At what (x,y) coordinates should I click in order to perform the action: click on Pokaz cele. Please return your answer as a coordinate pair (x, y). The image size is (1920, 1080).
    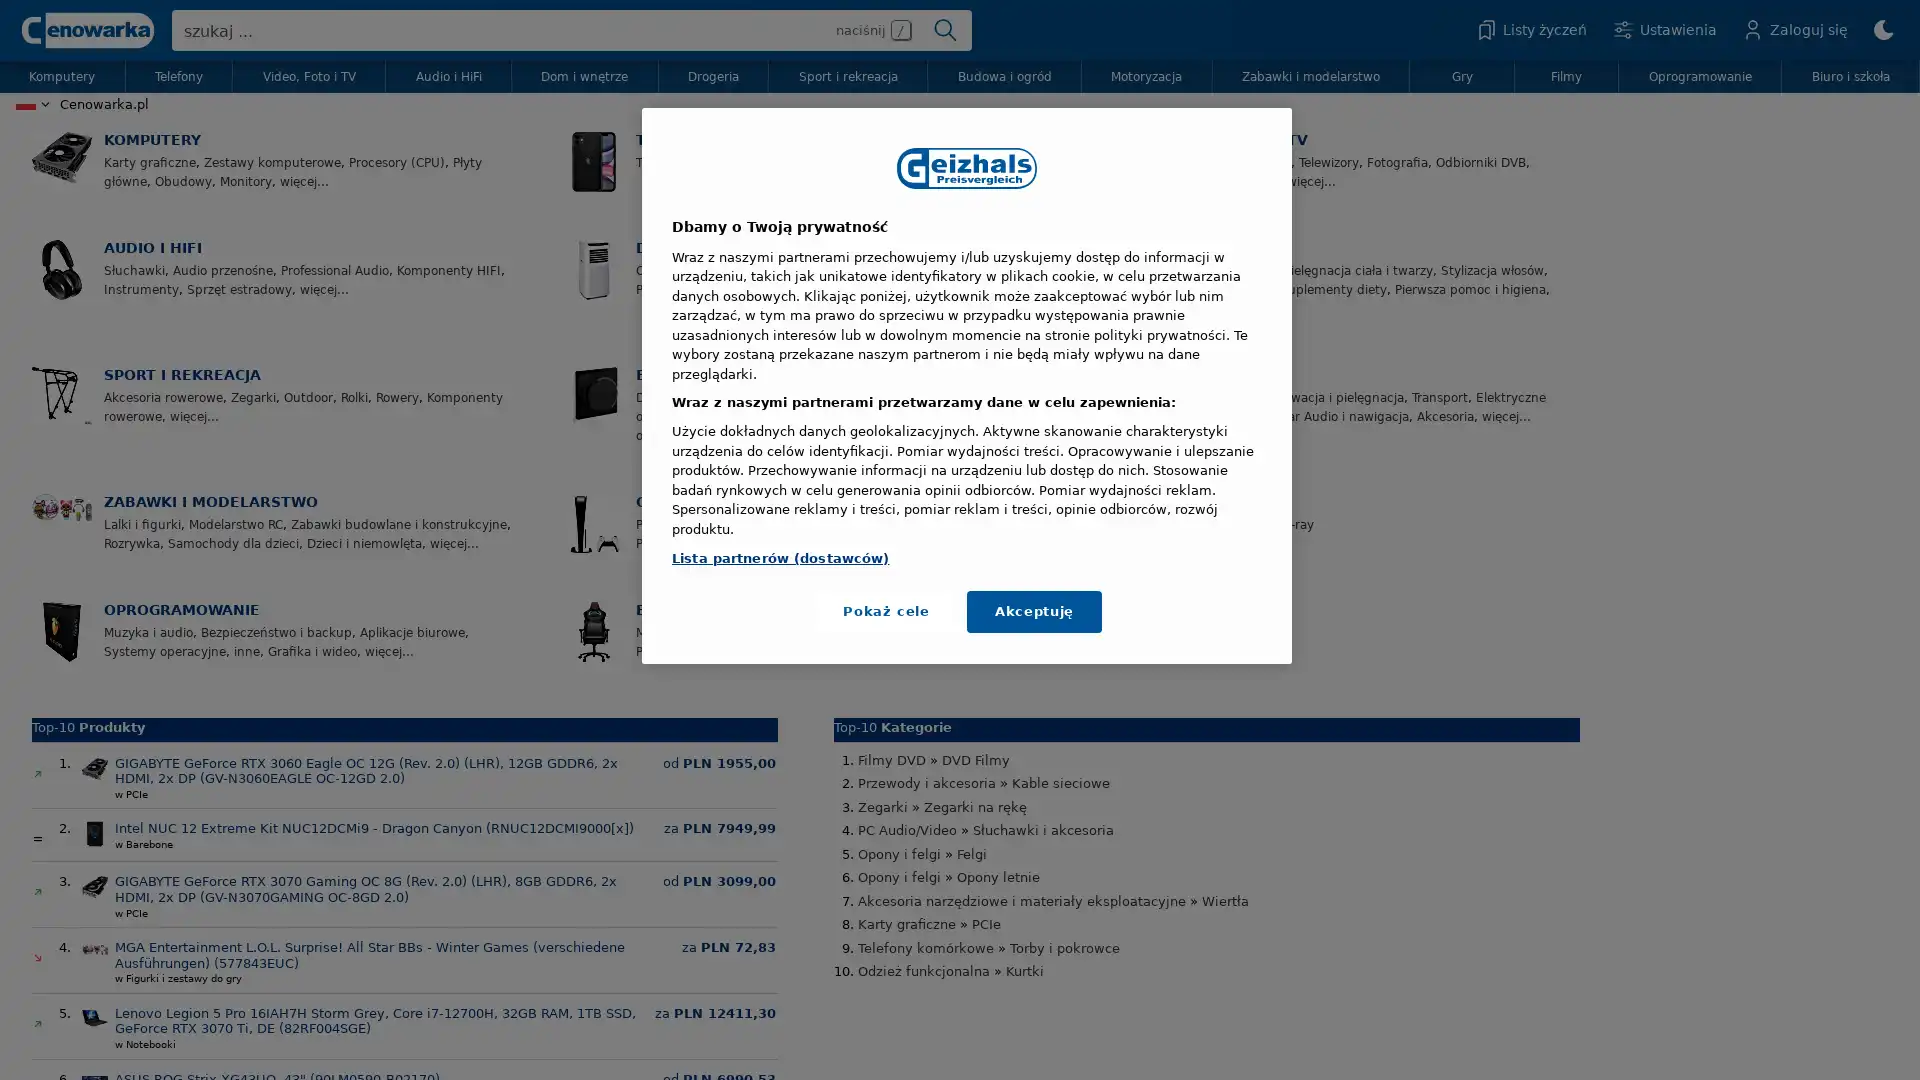
    Looking at the image, I should click on (885, 611).